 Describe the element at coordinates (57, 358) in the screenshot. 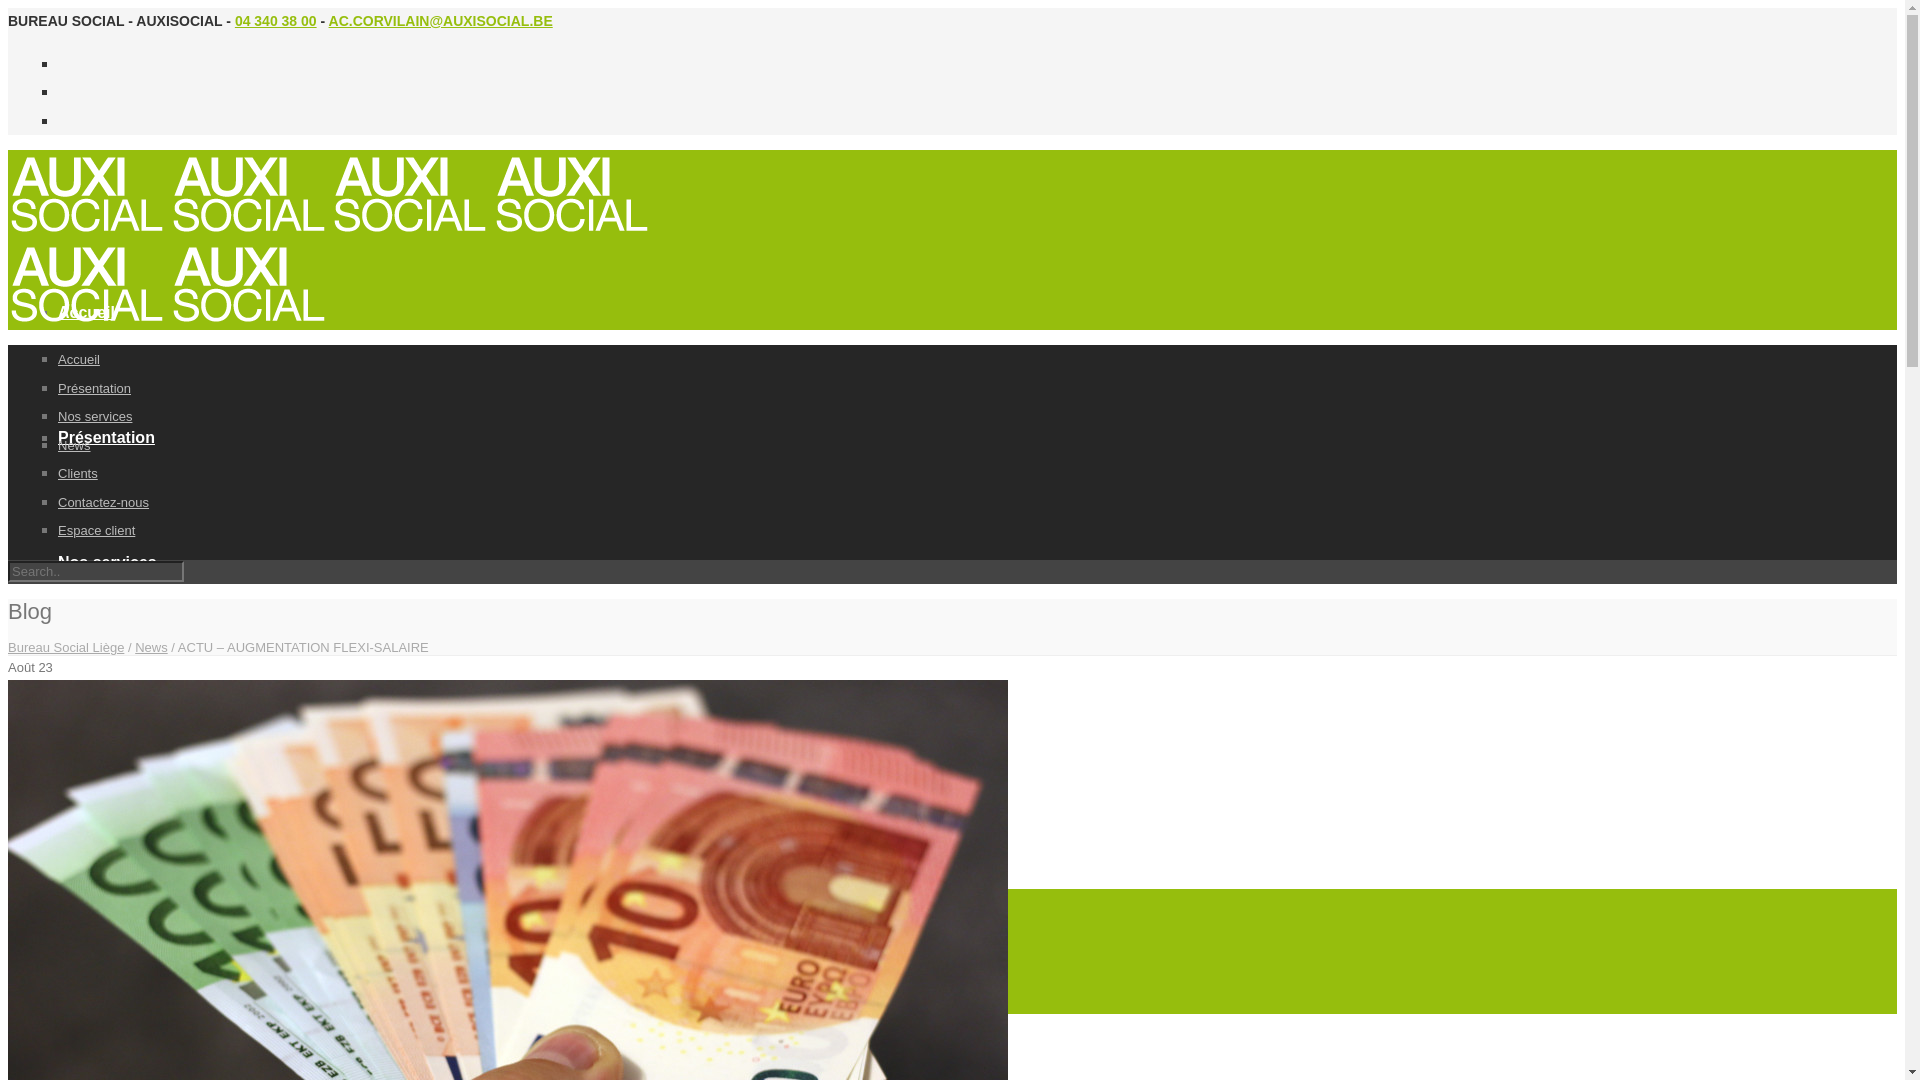

I see `'Accueil'` at that location.